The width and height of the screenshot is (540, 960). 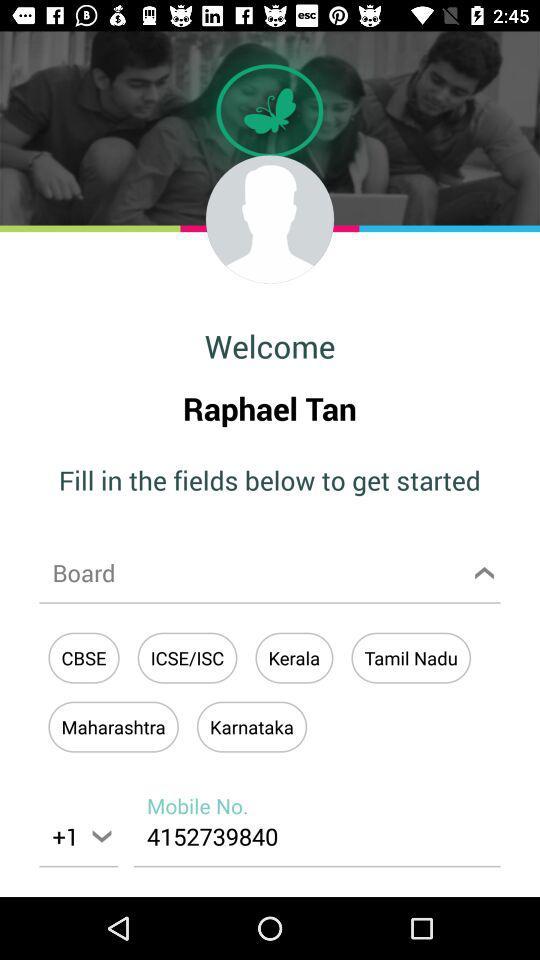 I want to click on profile picture, so click(x=270, y=219).